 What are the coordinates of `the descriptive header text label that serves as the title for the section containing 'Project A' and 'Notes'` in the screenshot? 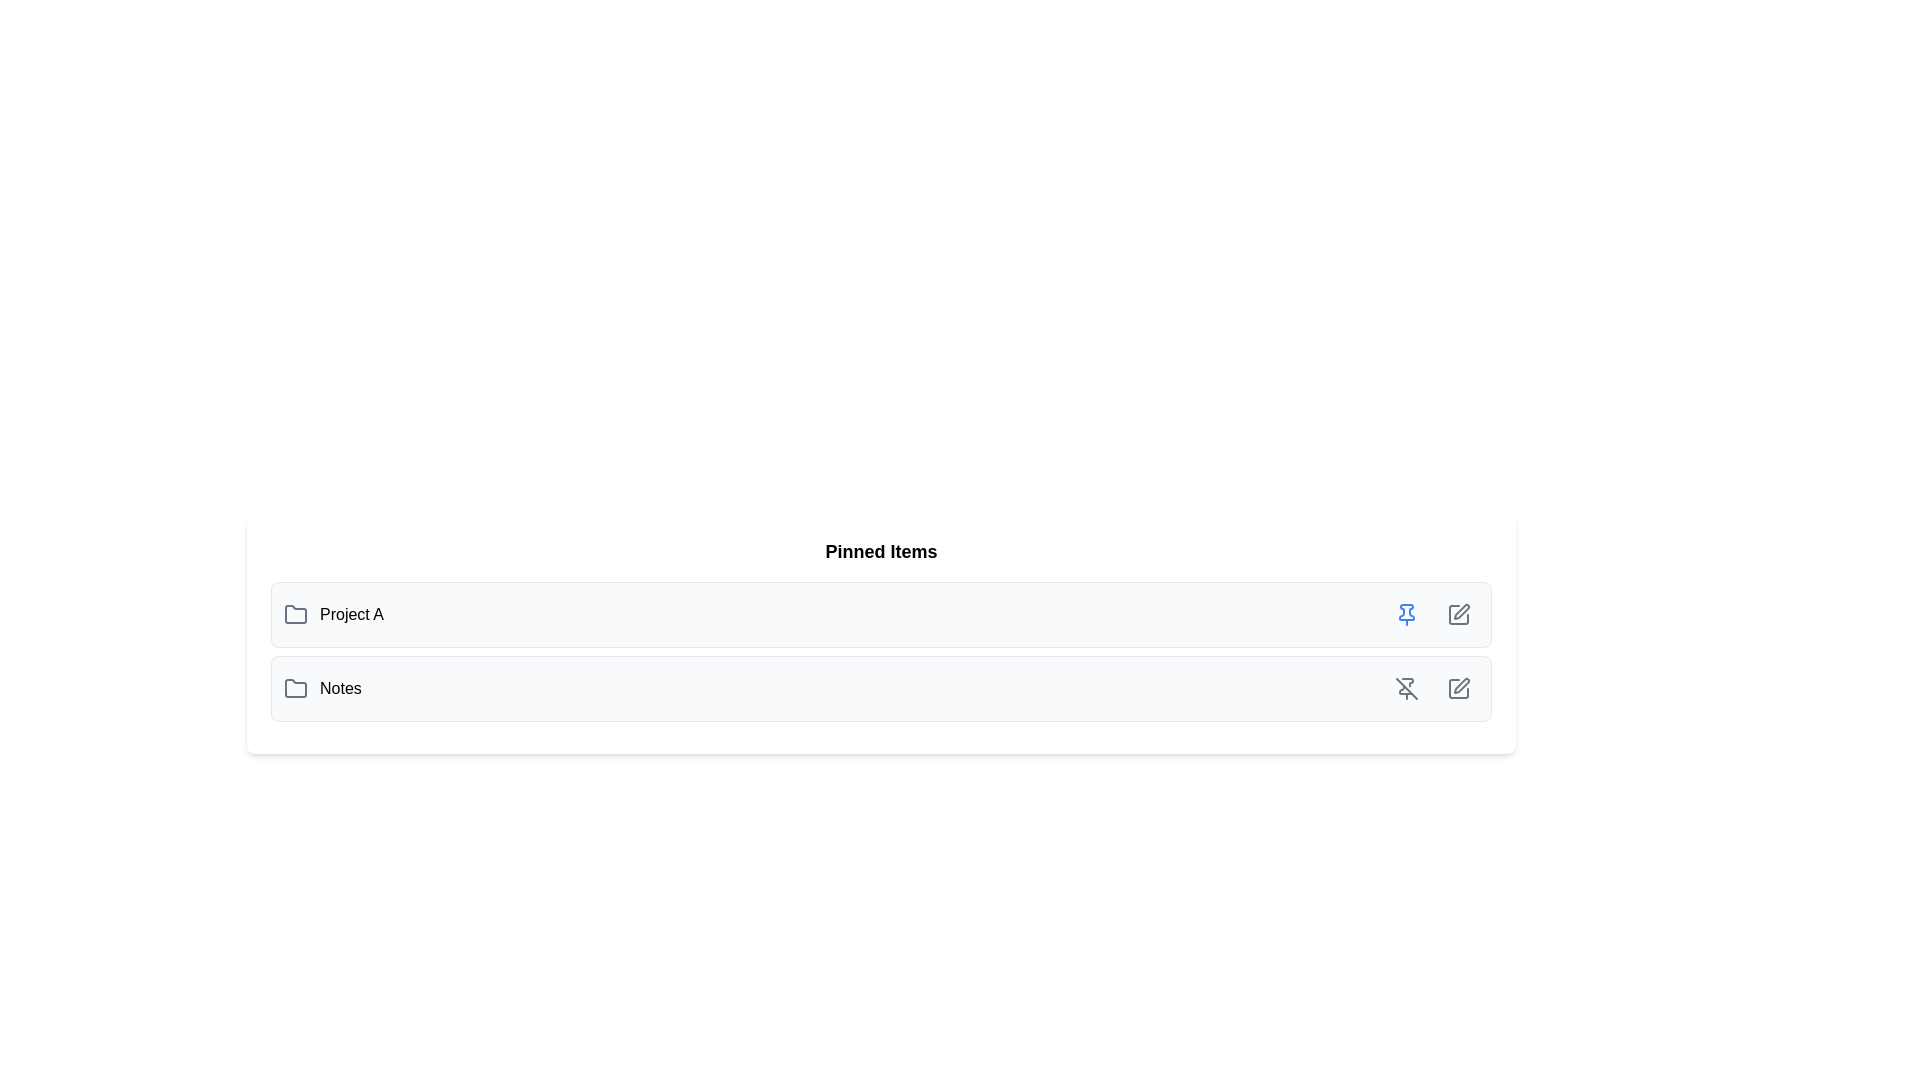 It's located at (880, 551).